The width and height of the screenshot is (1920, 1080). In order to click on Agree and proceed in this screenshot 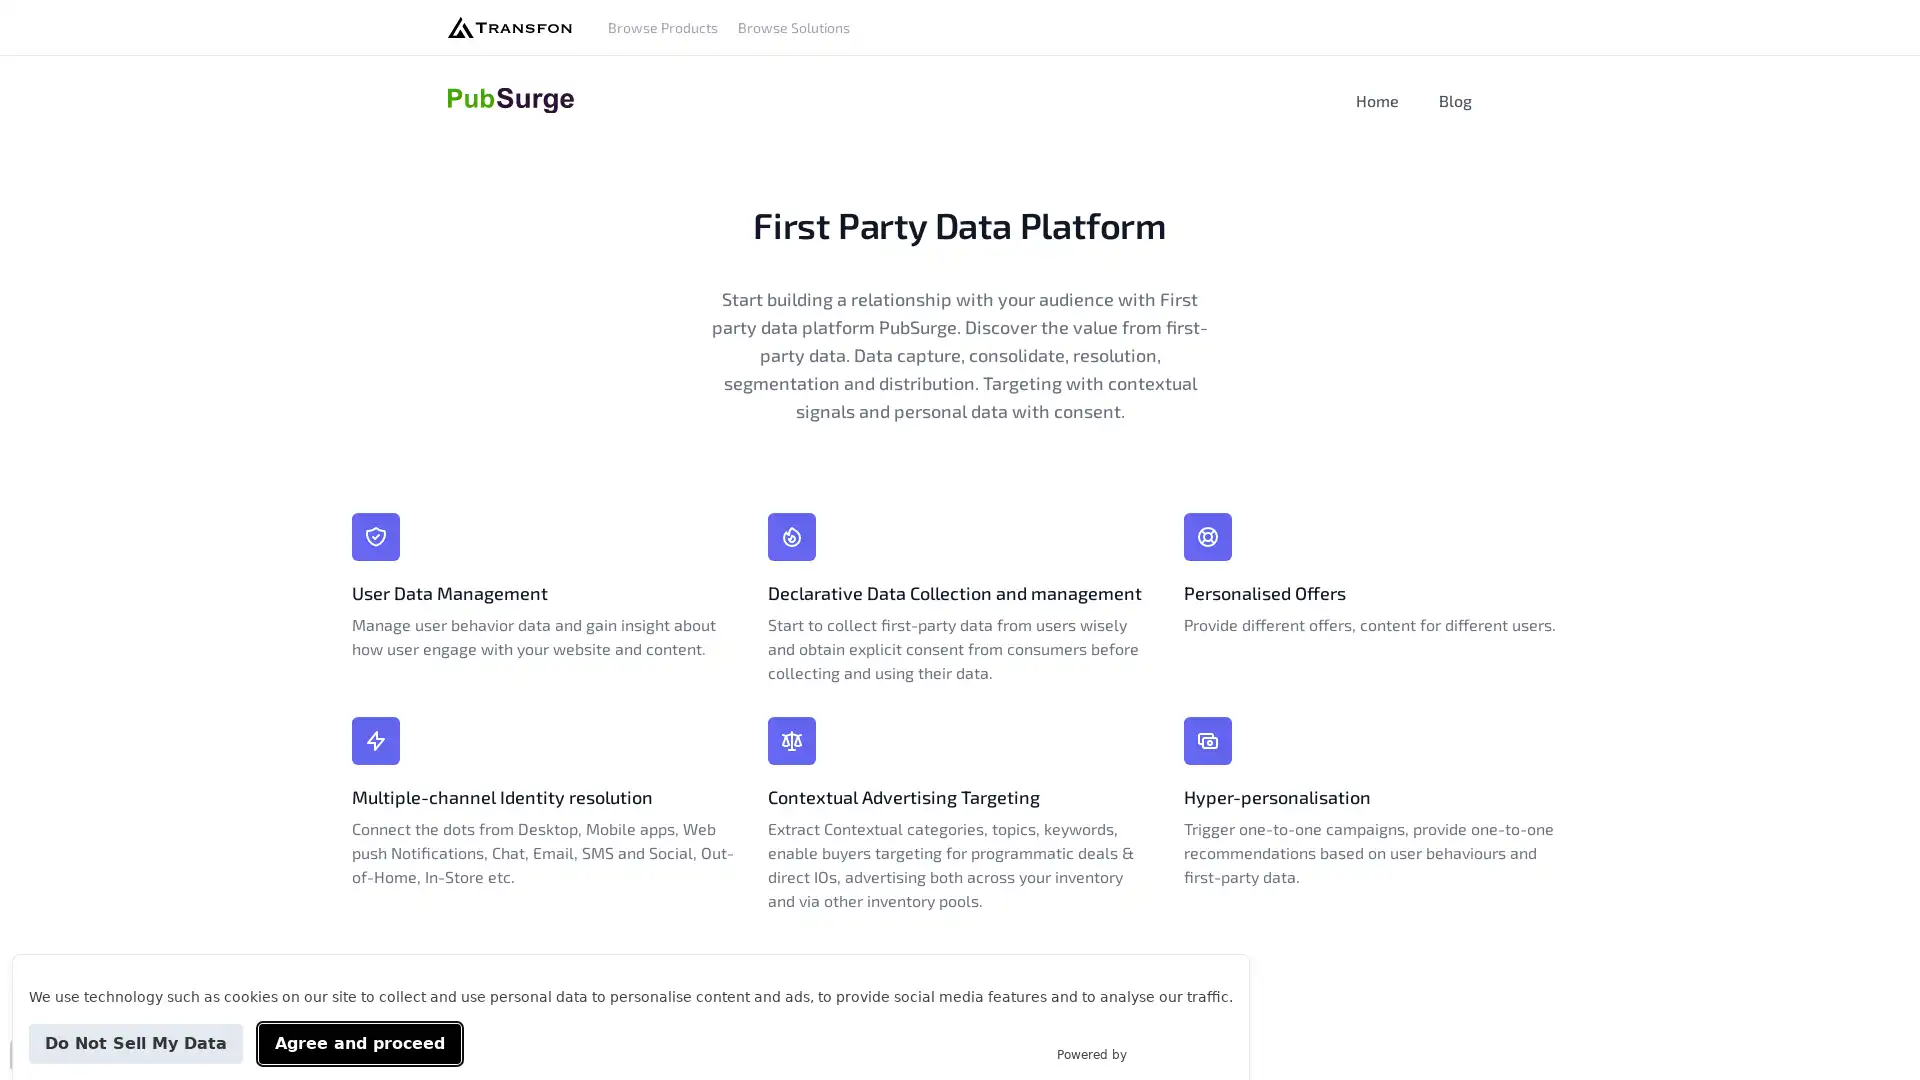, I will do `click(360, 1043)`.